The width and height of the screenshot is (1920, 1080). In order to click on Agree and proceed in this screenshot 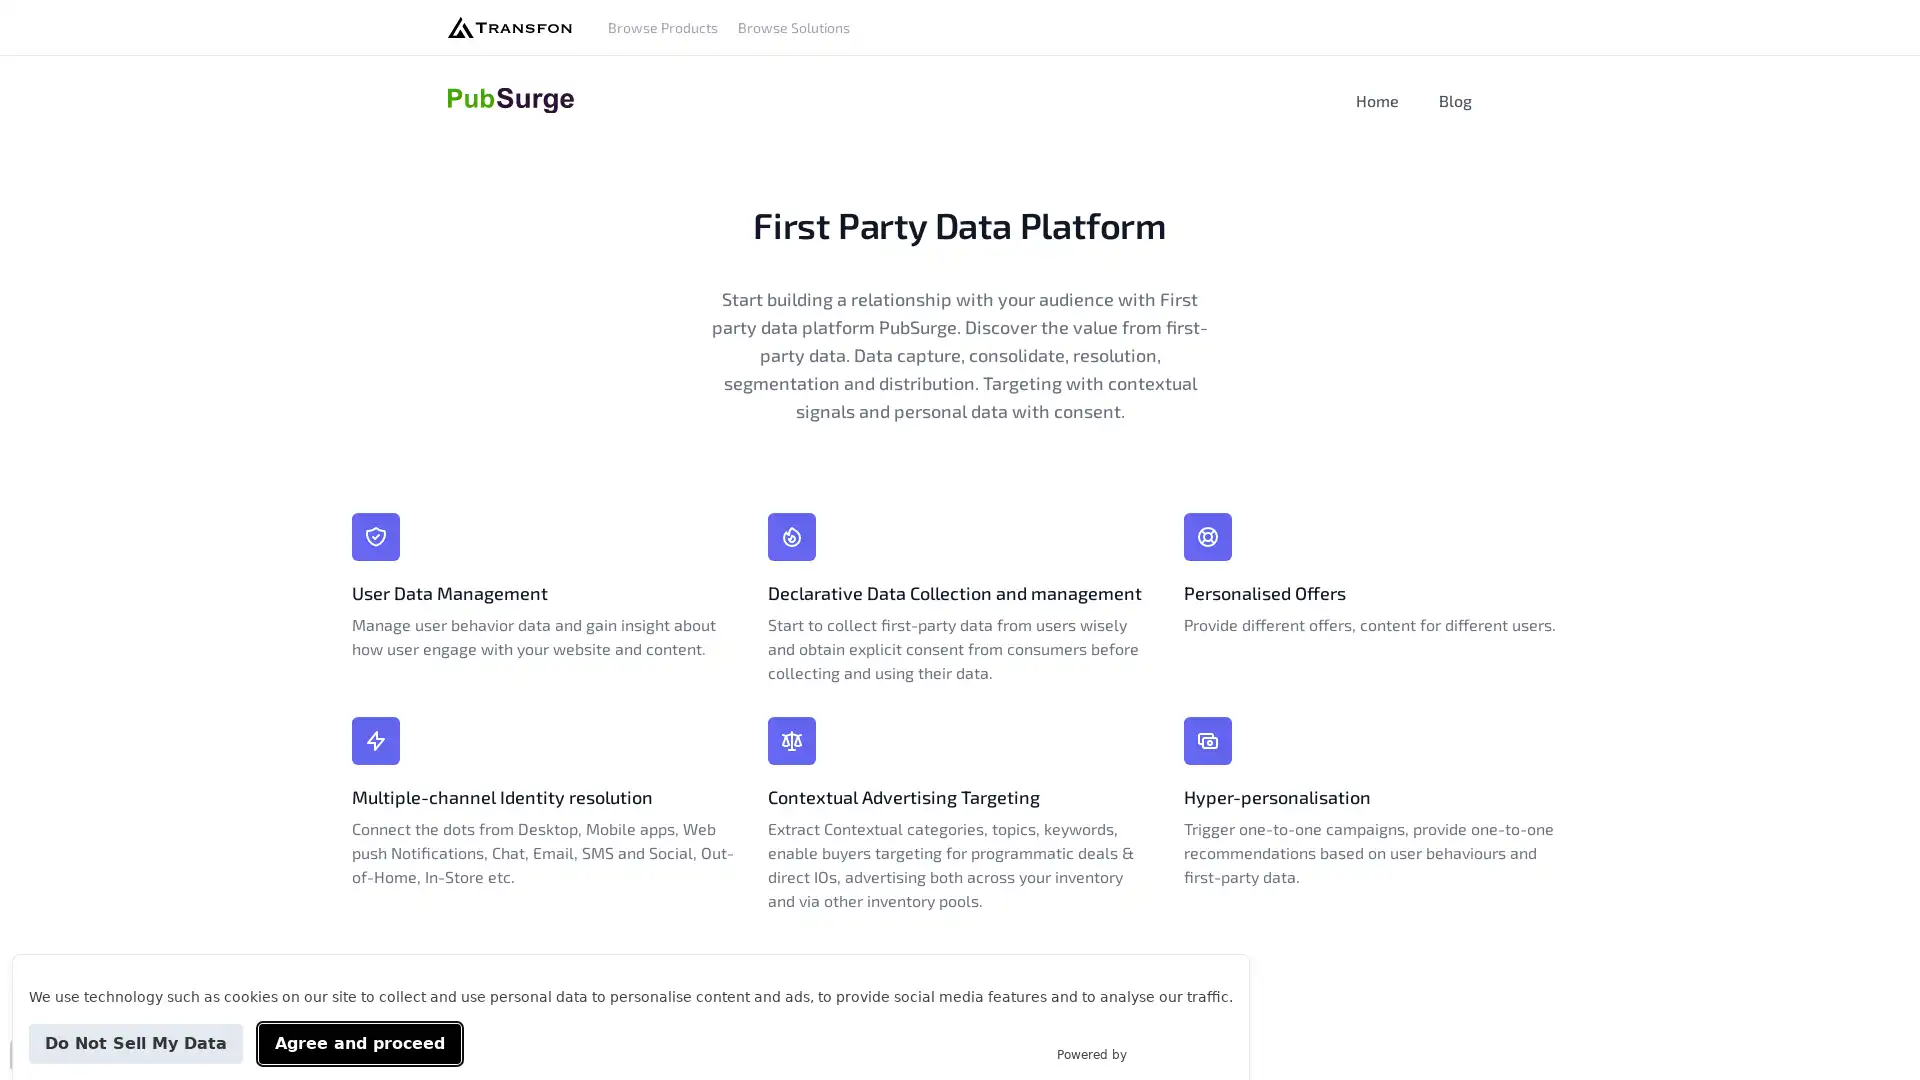, I will do `click(360, 1043)`.